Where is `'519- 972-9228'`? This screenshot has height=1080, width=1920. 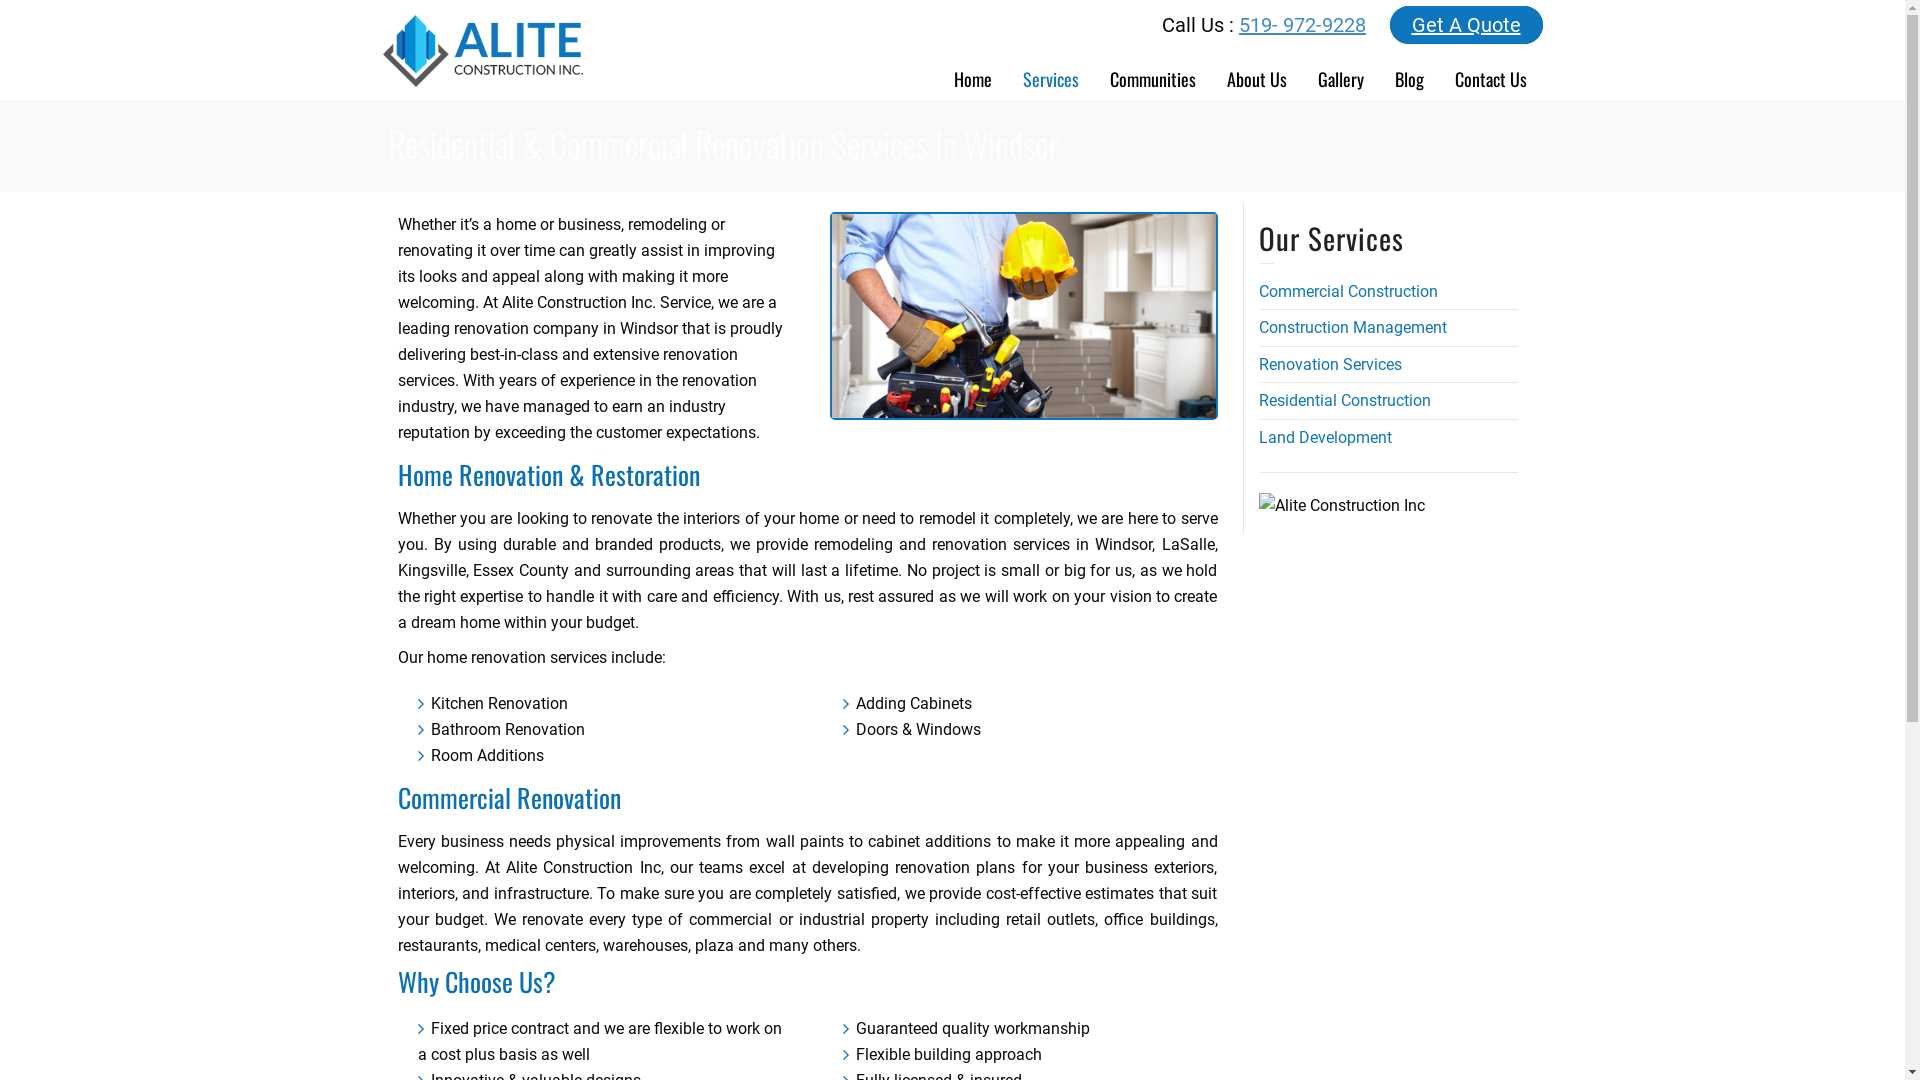 '519- 972-9228' is located at coordinates (1302, 24).